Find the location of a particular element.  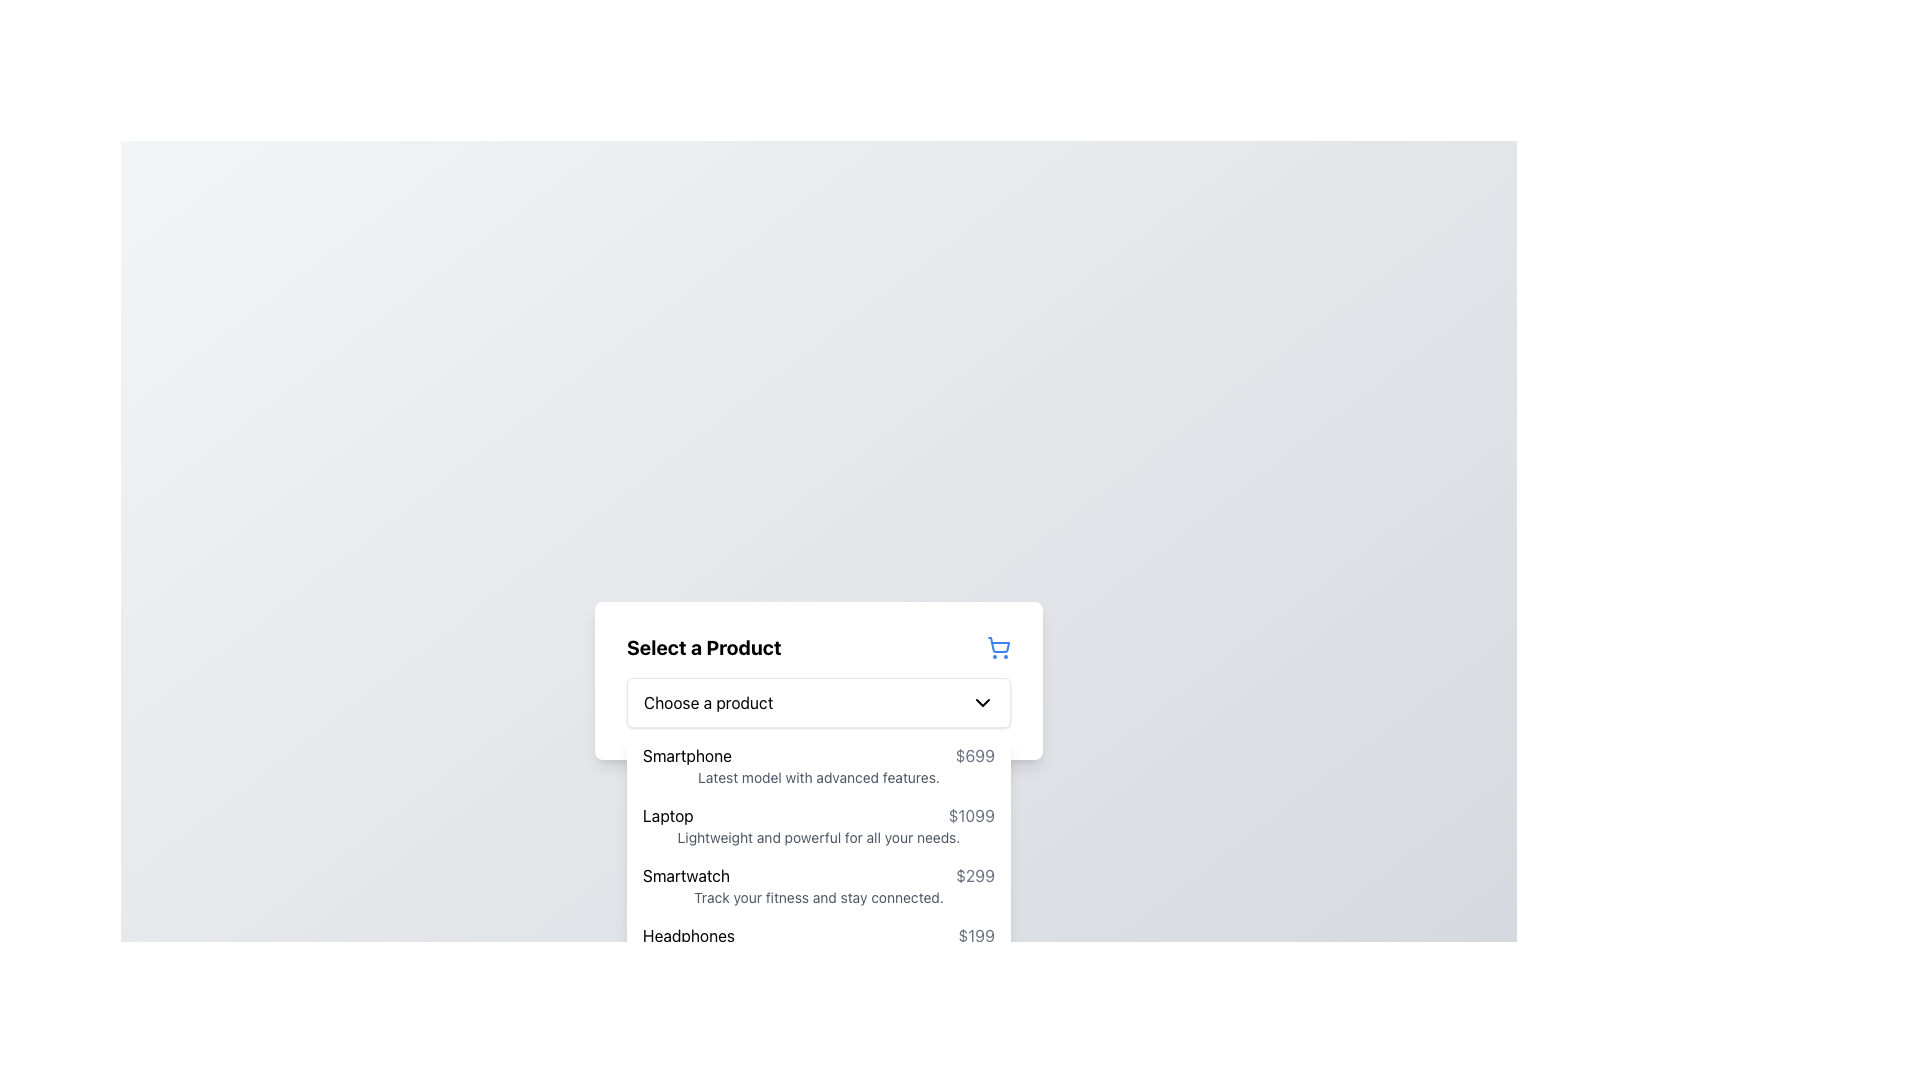

to select the 'Headphones' product option in the dropdown menu, which is the fourth item displaying the price '$199' and description below it is located at coordinates (819, 945).